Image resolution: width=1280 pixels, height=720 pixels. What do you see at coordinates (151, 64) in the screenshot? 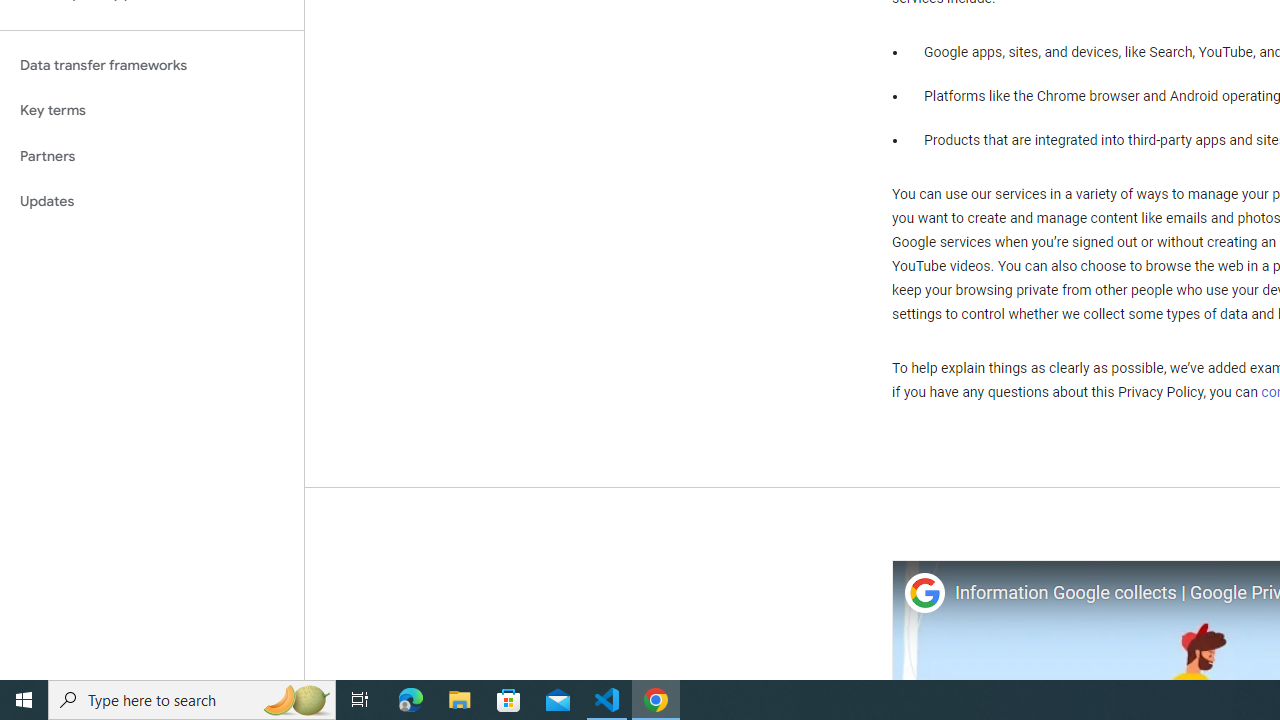
I see `'Data transfer frameworks'` at bounding box center [151, 64].